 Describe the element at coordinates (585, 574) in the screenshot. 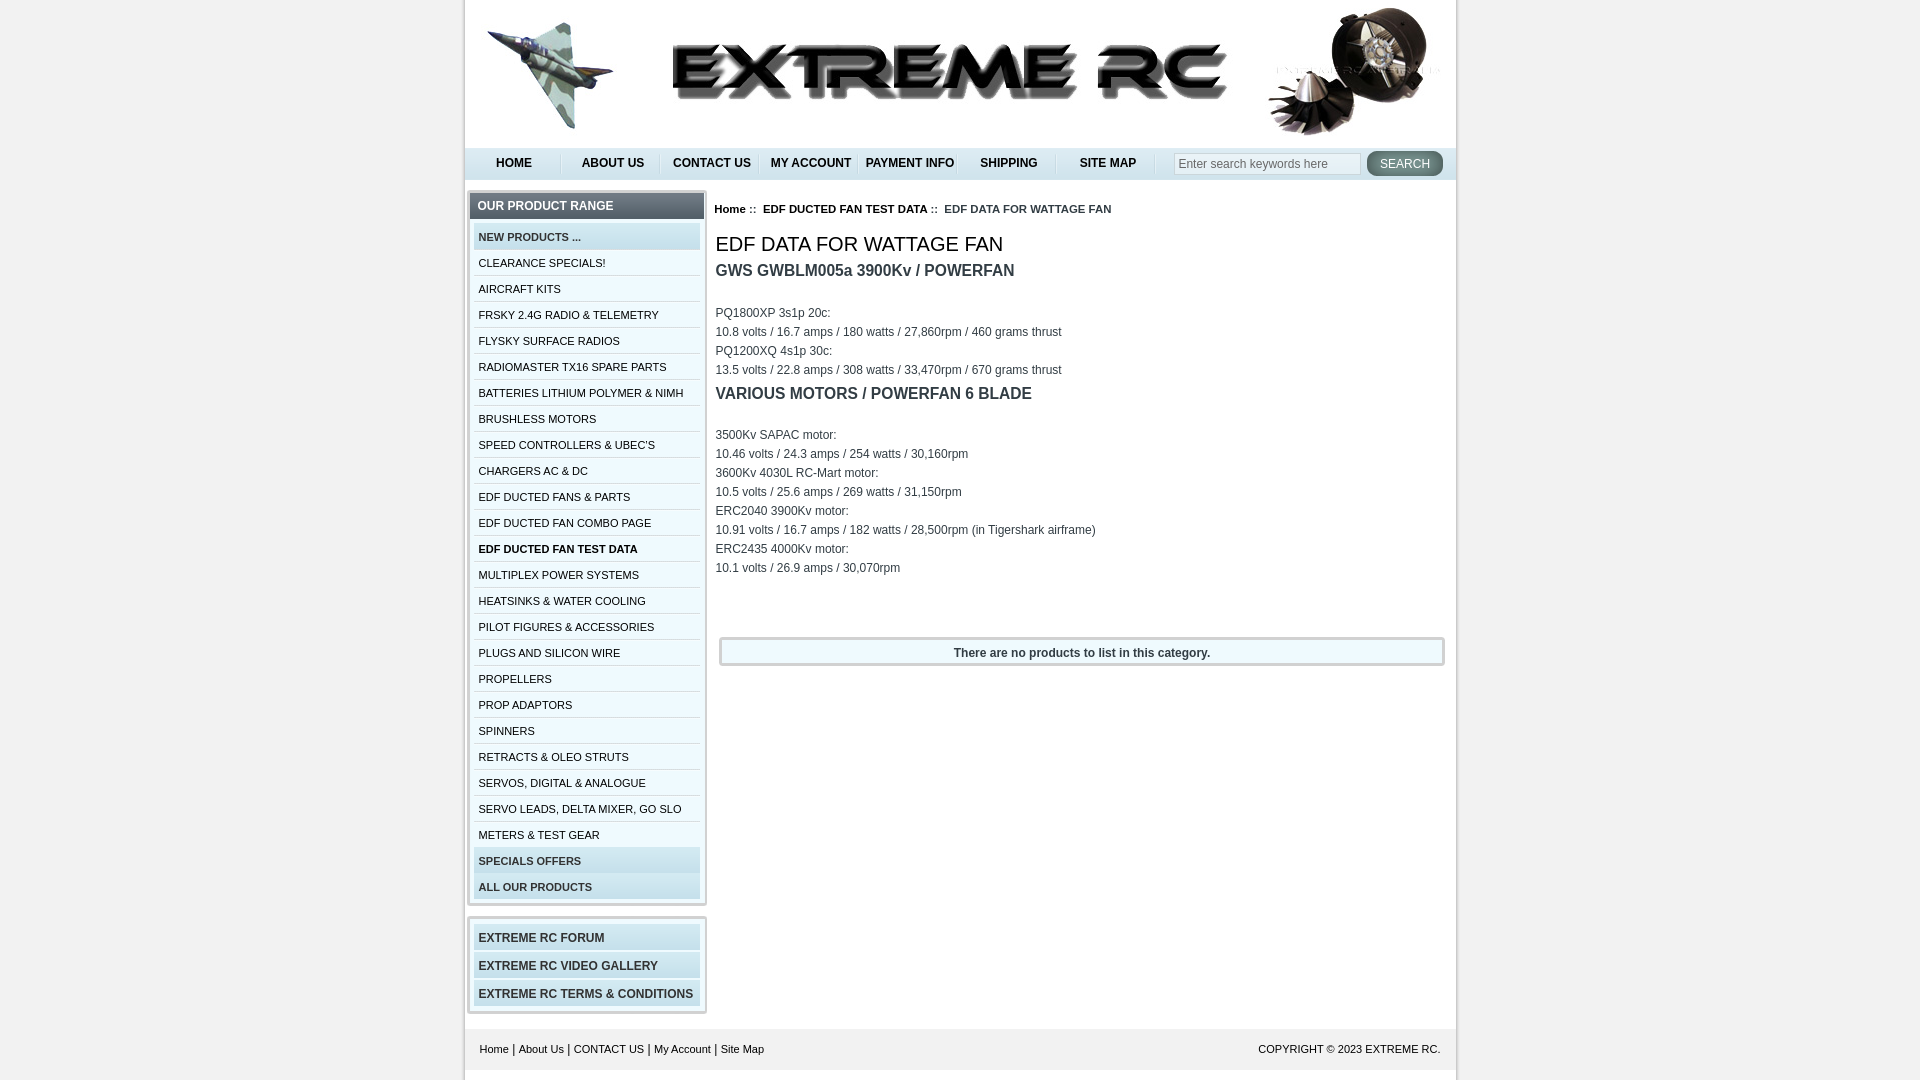

I see `'MULTIPLEX POWER SYSTEMS'` at that location.